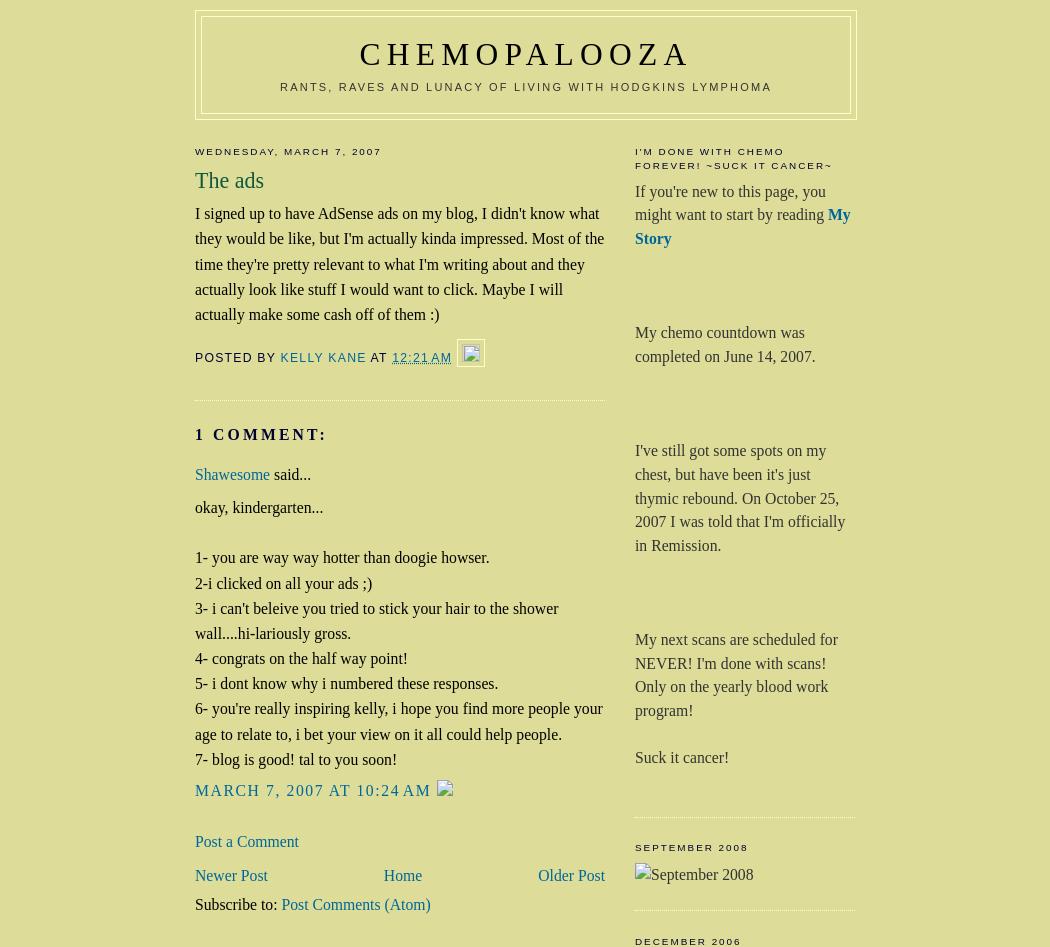 The image size is (1050, 947). What do you see at coordinates (376, 620) in the screenshot?
I see `'3- i can't beleive you tried to stick your hair to the shower wall....hi-lariously gross.'` at bounding box center [376, 620].